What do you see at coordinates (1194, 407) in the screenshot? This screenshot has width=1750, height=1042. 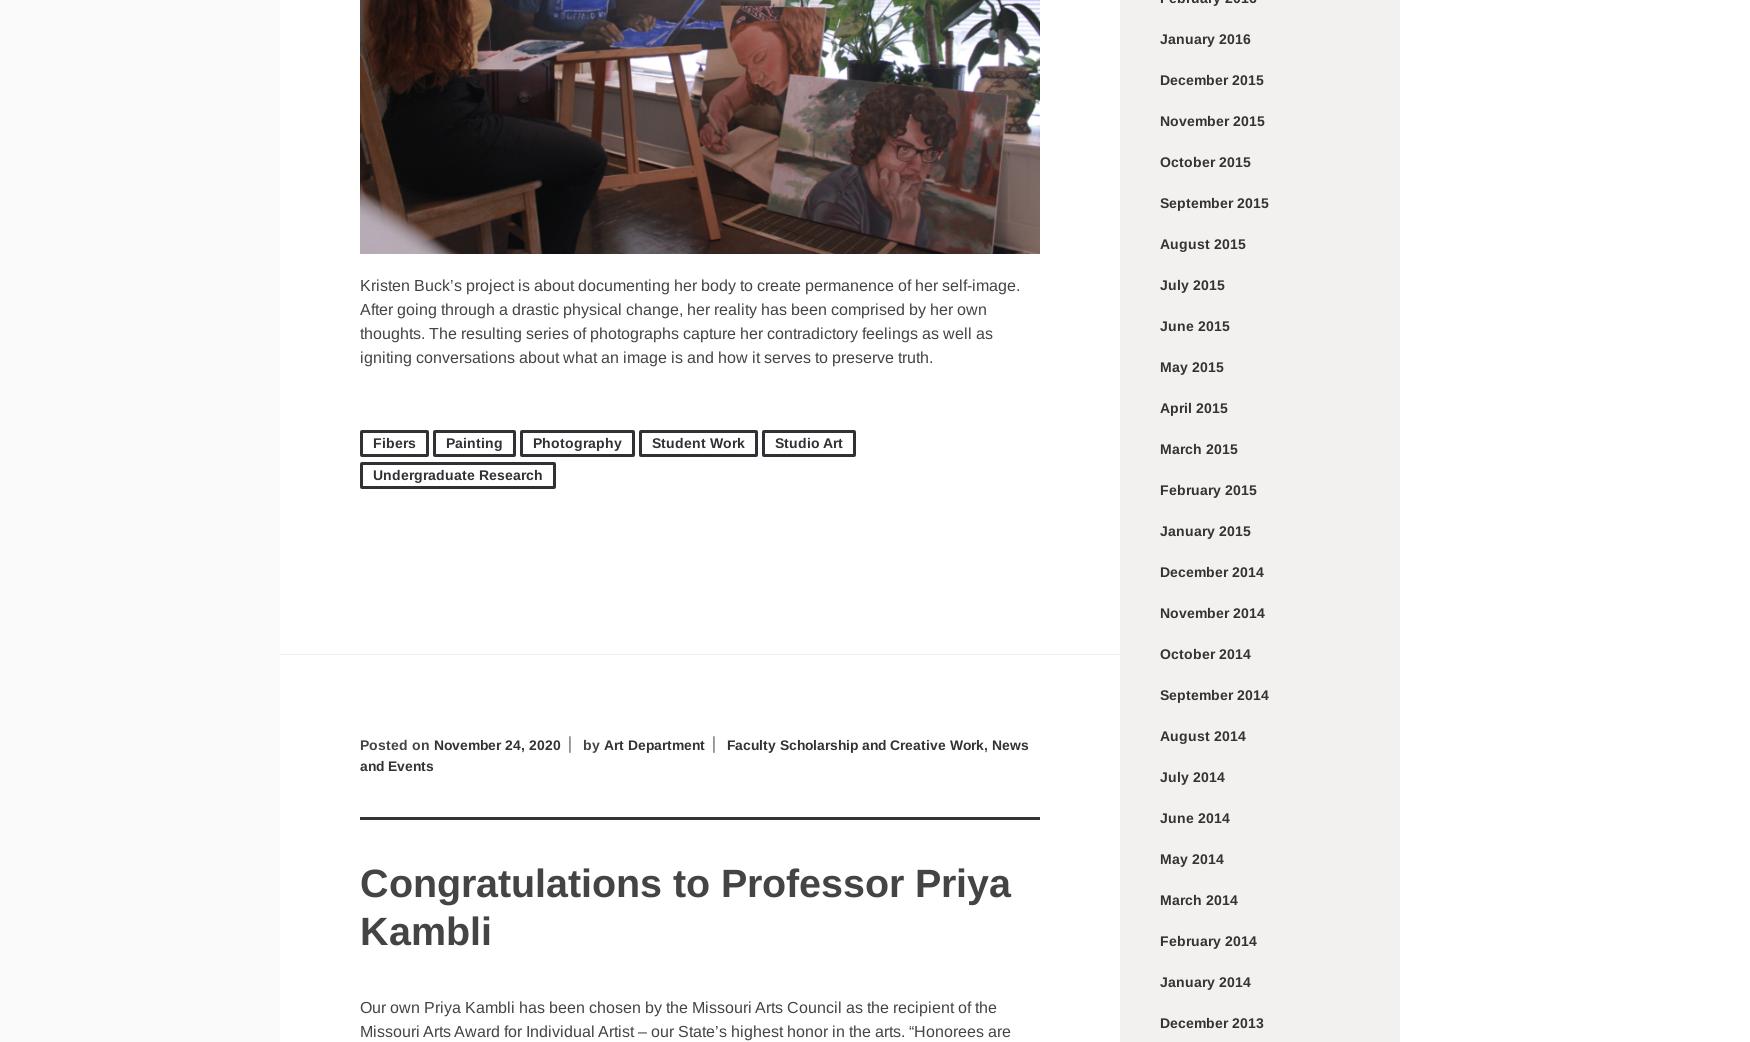 I see `'April 2015'` at bounding box center [1194, 407].